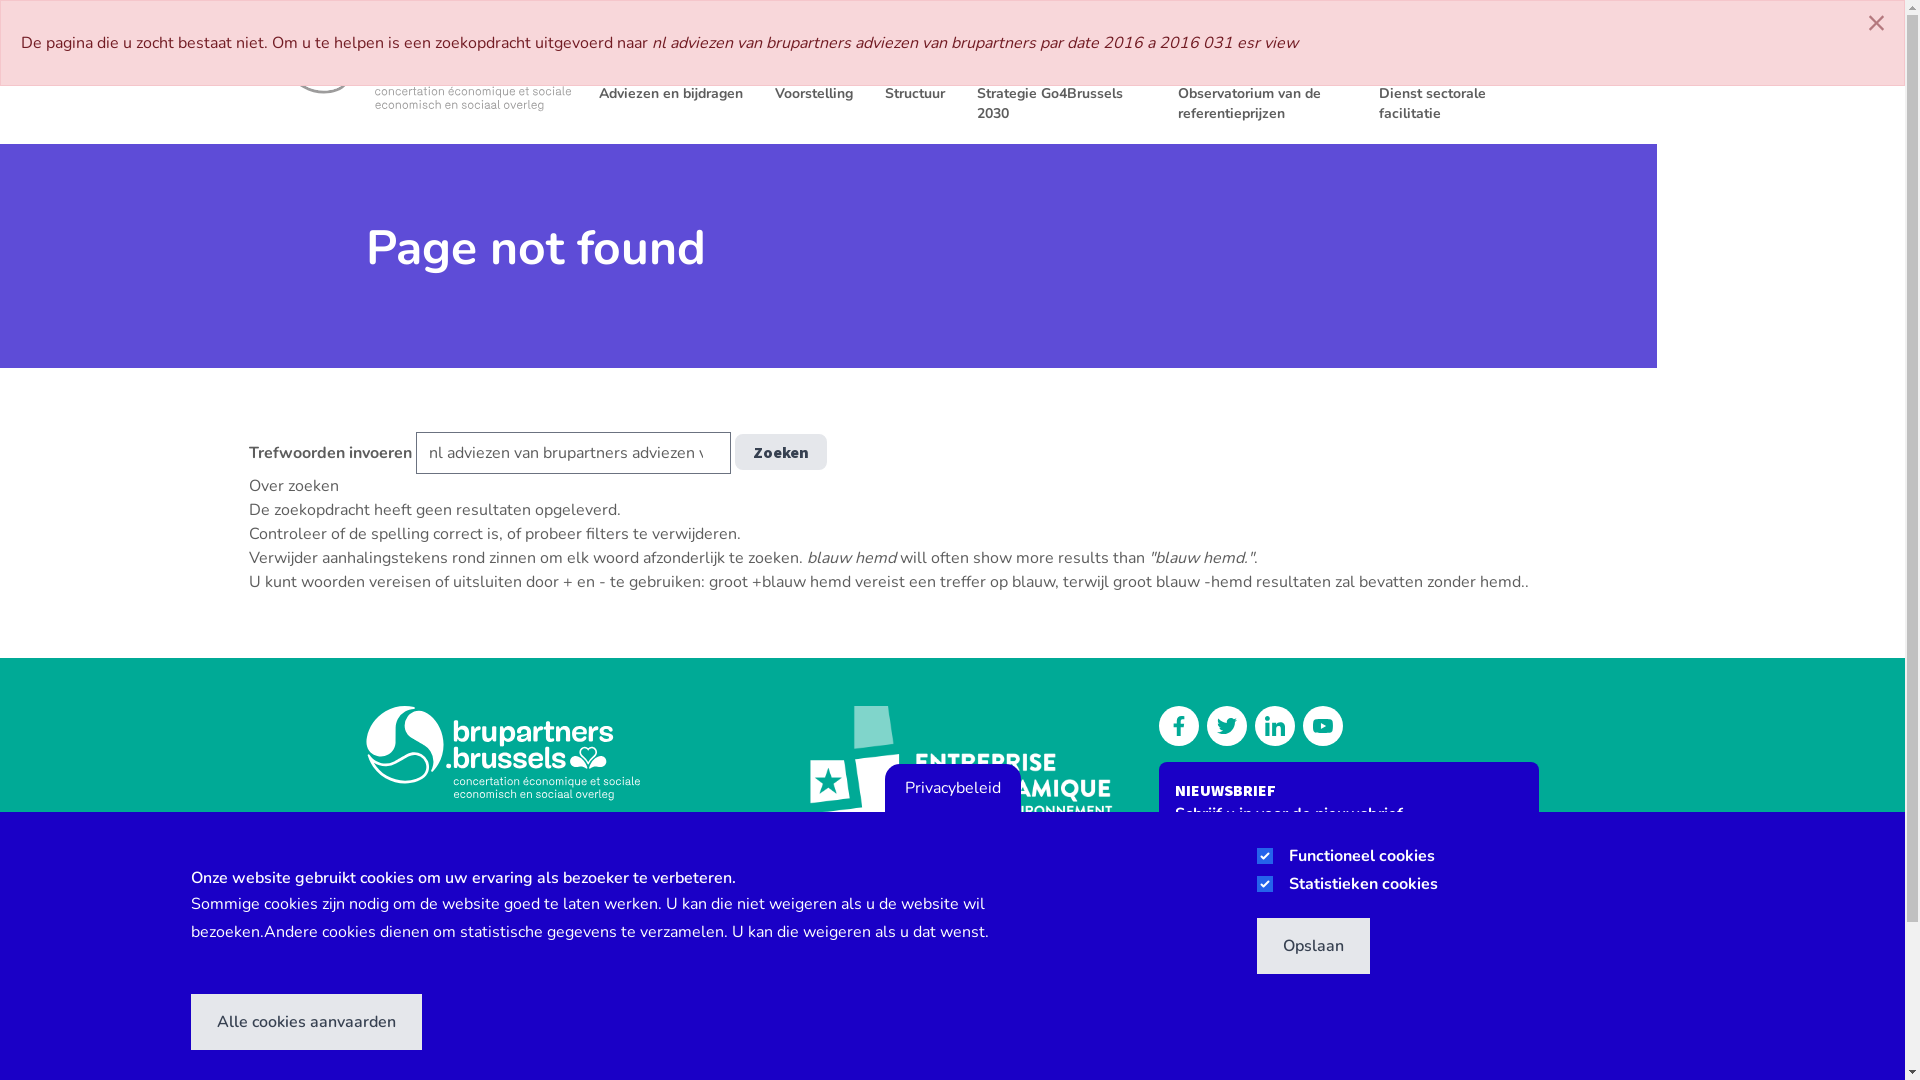  Describe the element at coordinates (304, 1022) in the screenshot. I see `'Alle cookies aanvaarden'` at that location.